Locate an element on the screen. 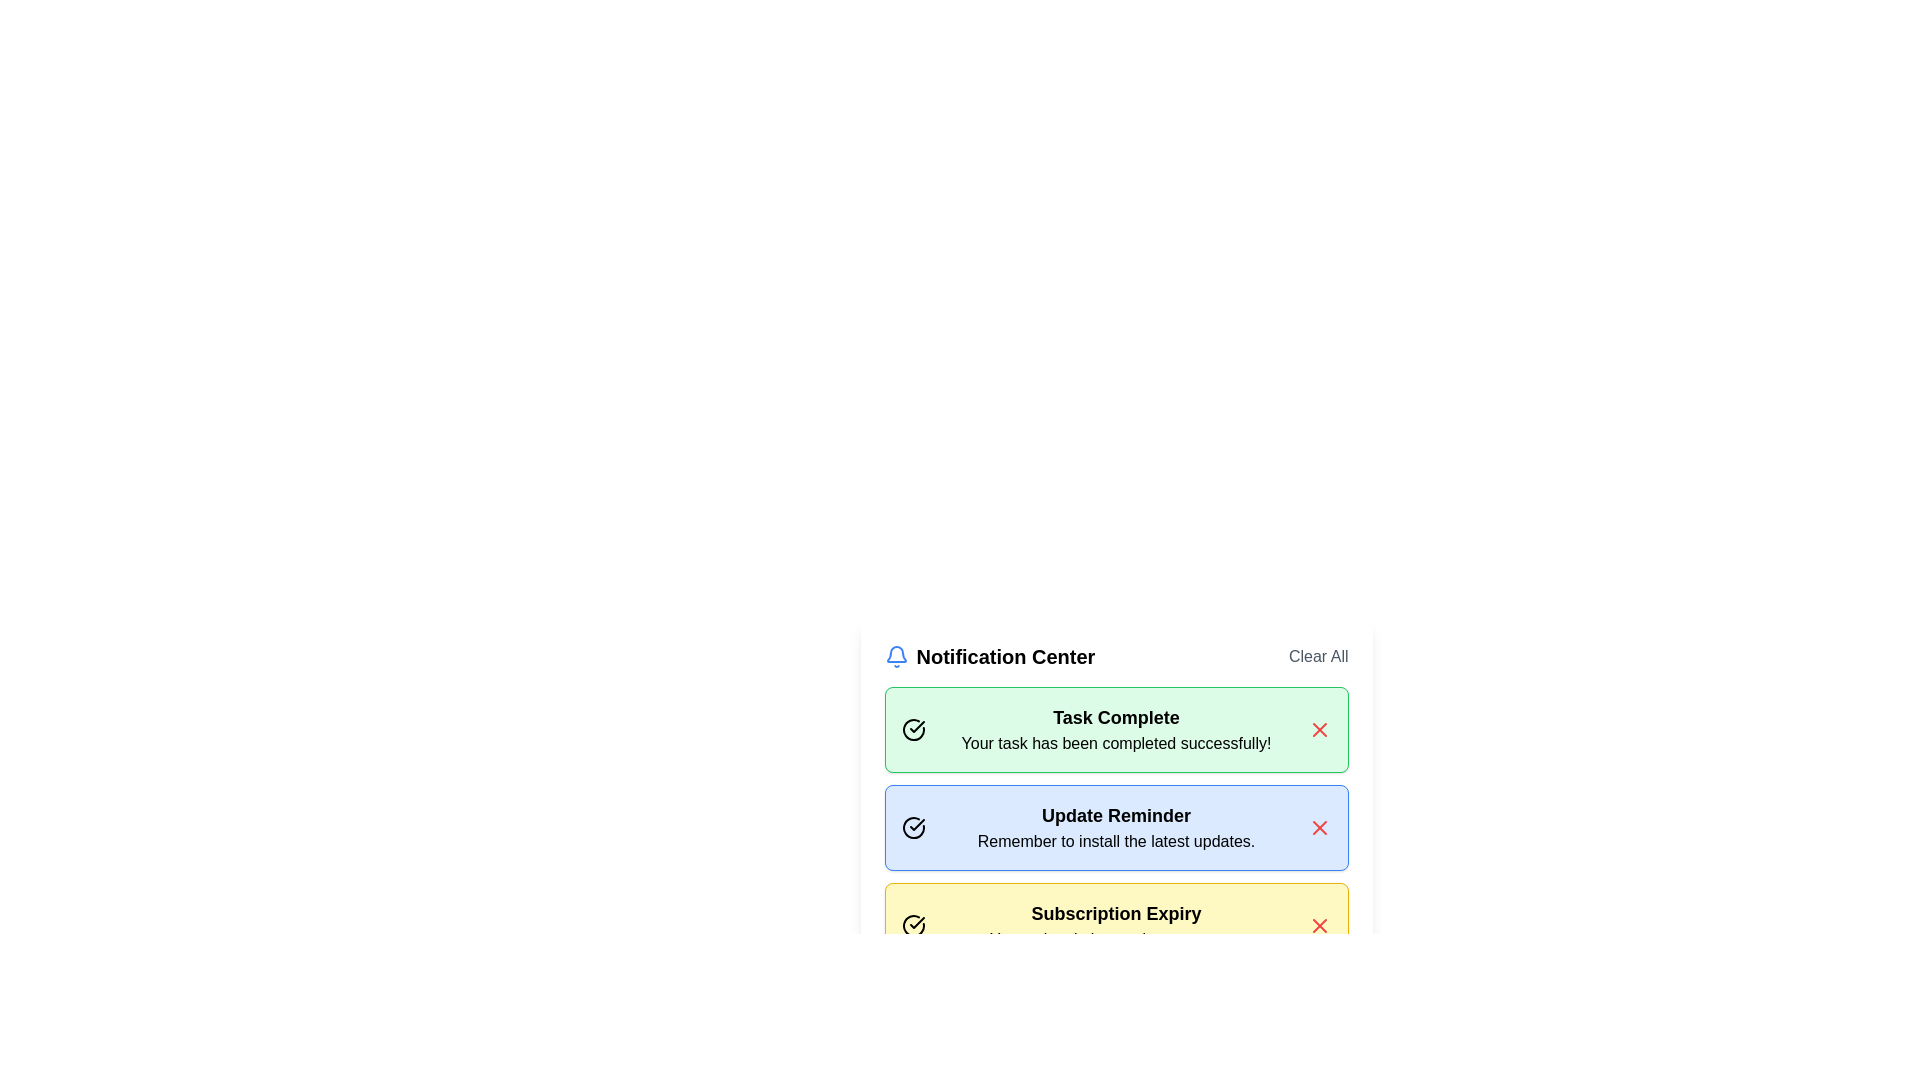  text from the bold, large-sized label that says 'Task Complete' within the green notification card at the specified coordinates is located at coordinates (1115, 716).